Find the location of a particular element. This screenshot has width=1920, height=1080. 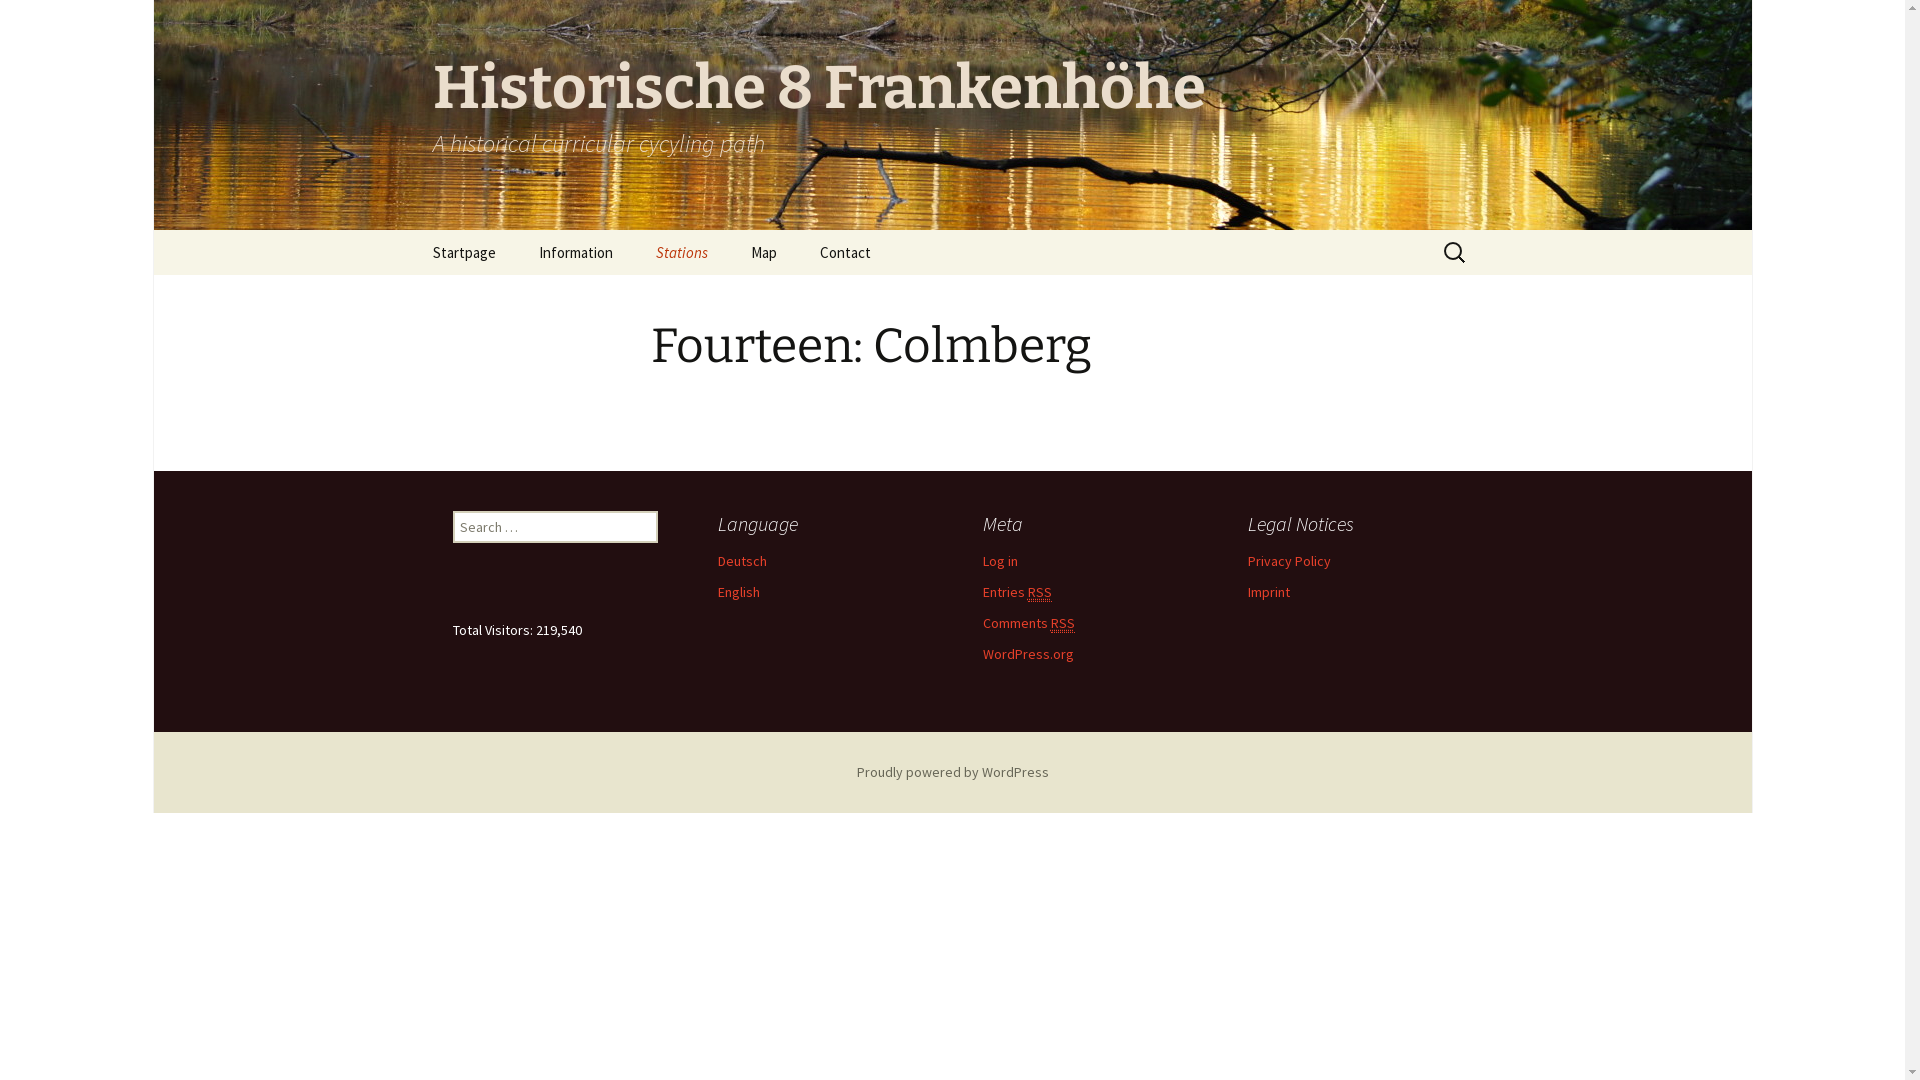

'Stations' is located at coordinates (681, 251).